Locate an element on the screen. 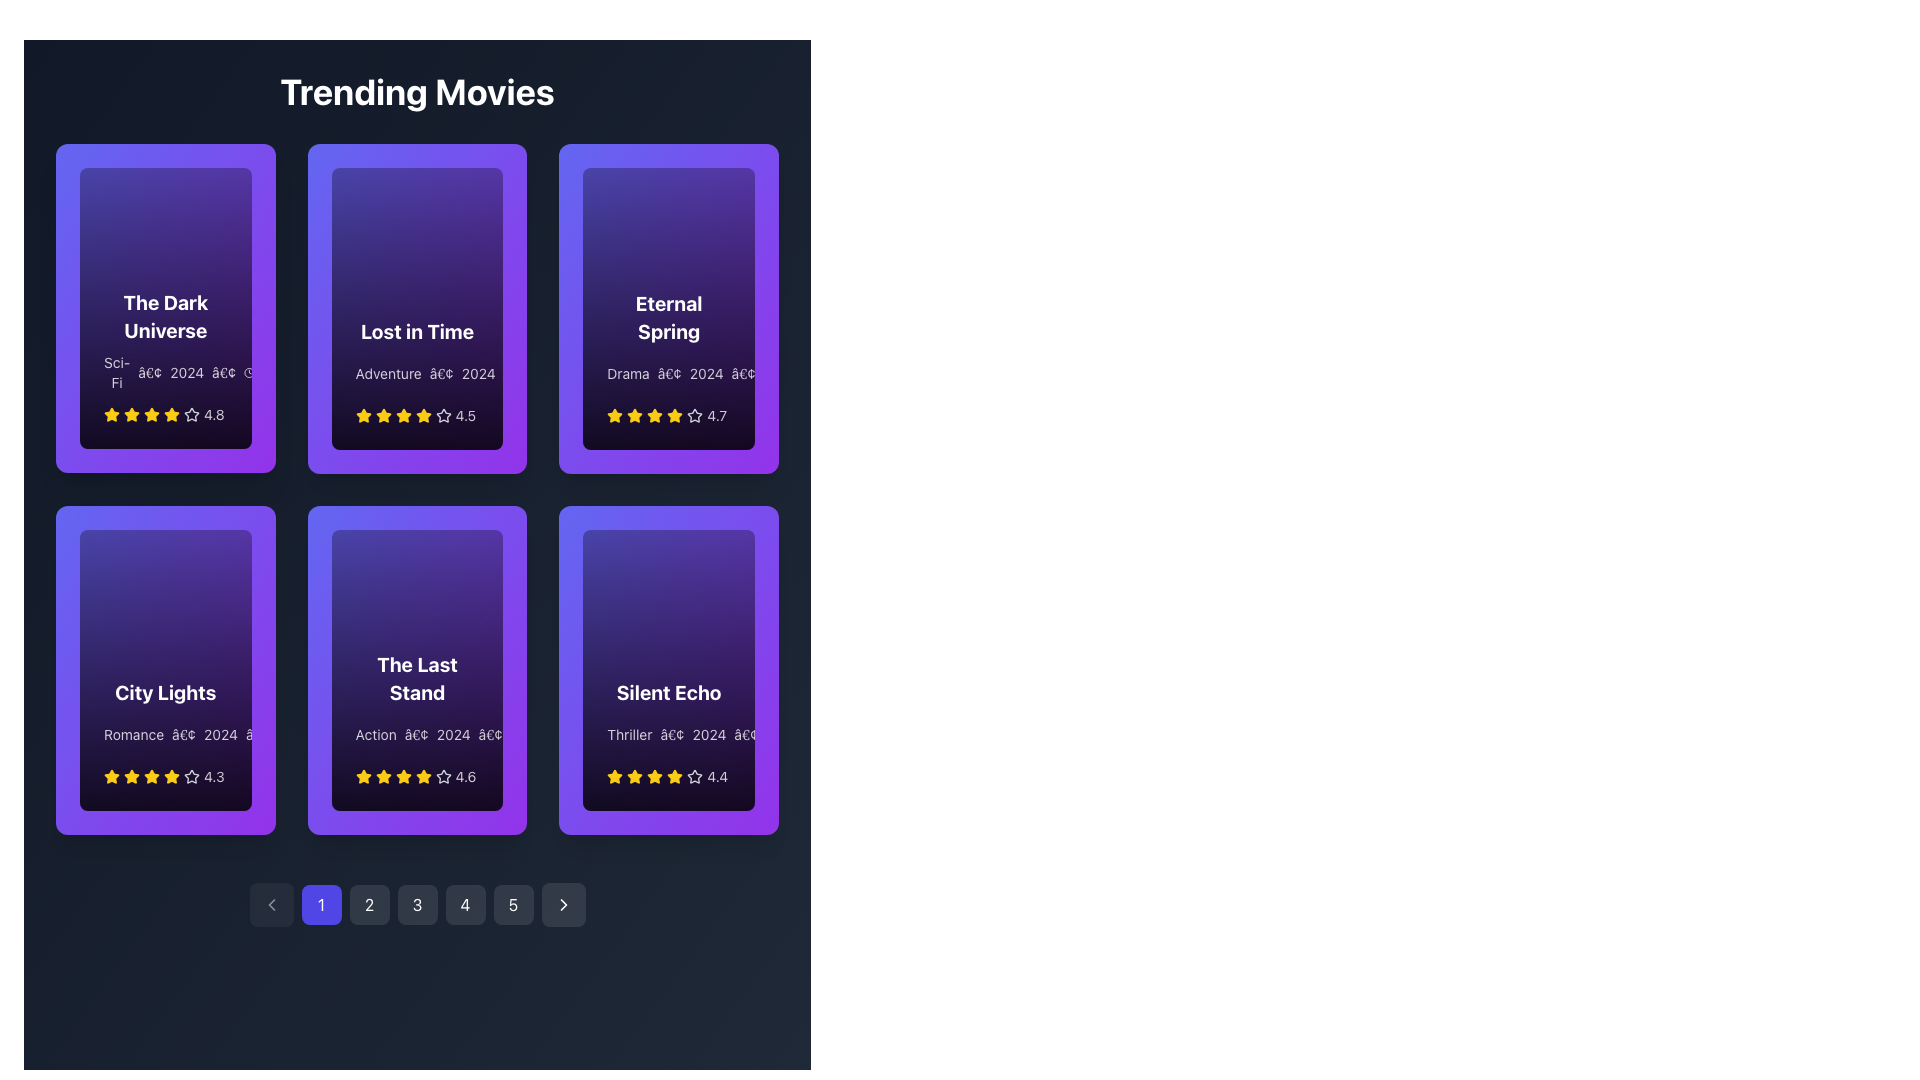 This screenshot has height=1080, width=1920. the title text of the second movie card in the trending movies section is located at coordinates (416, 330).